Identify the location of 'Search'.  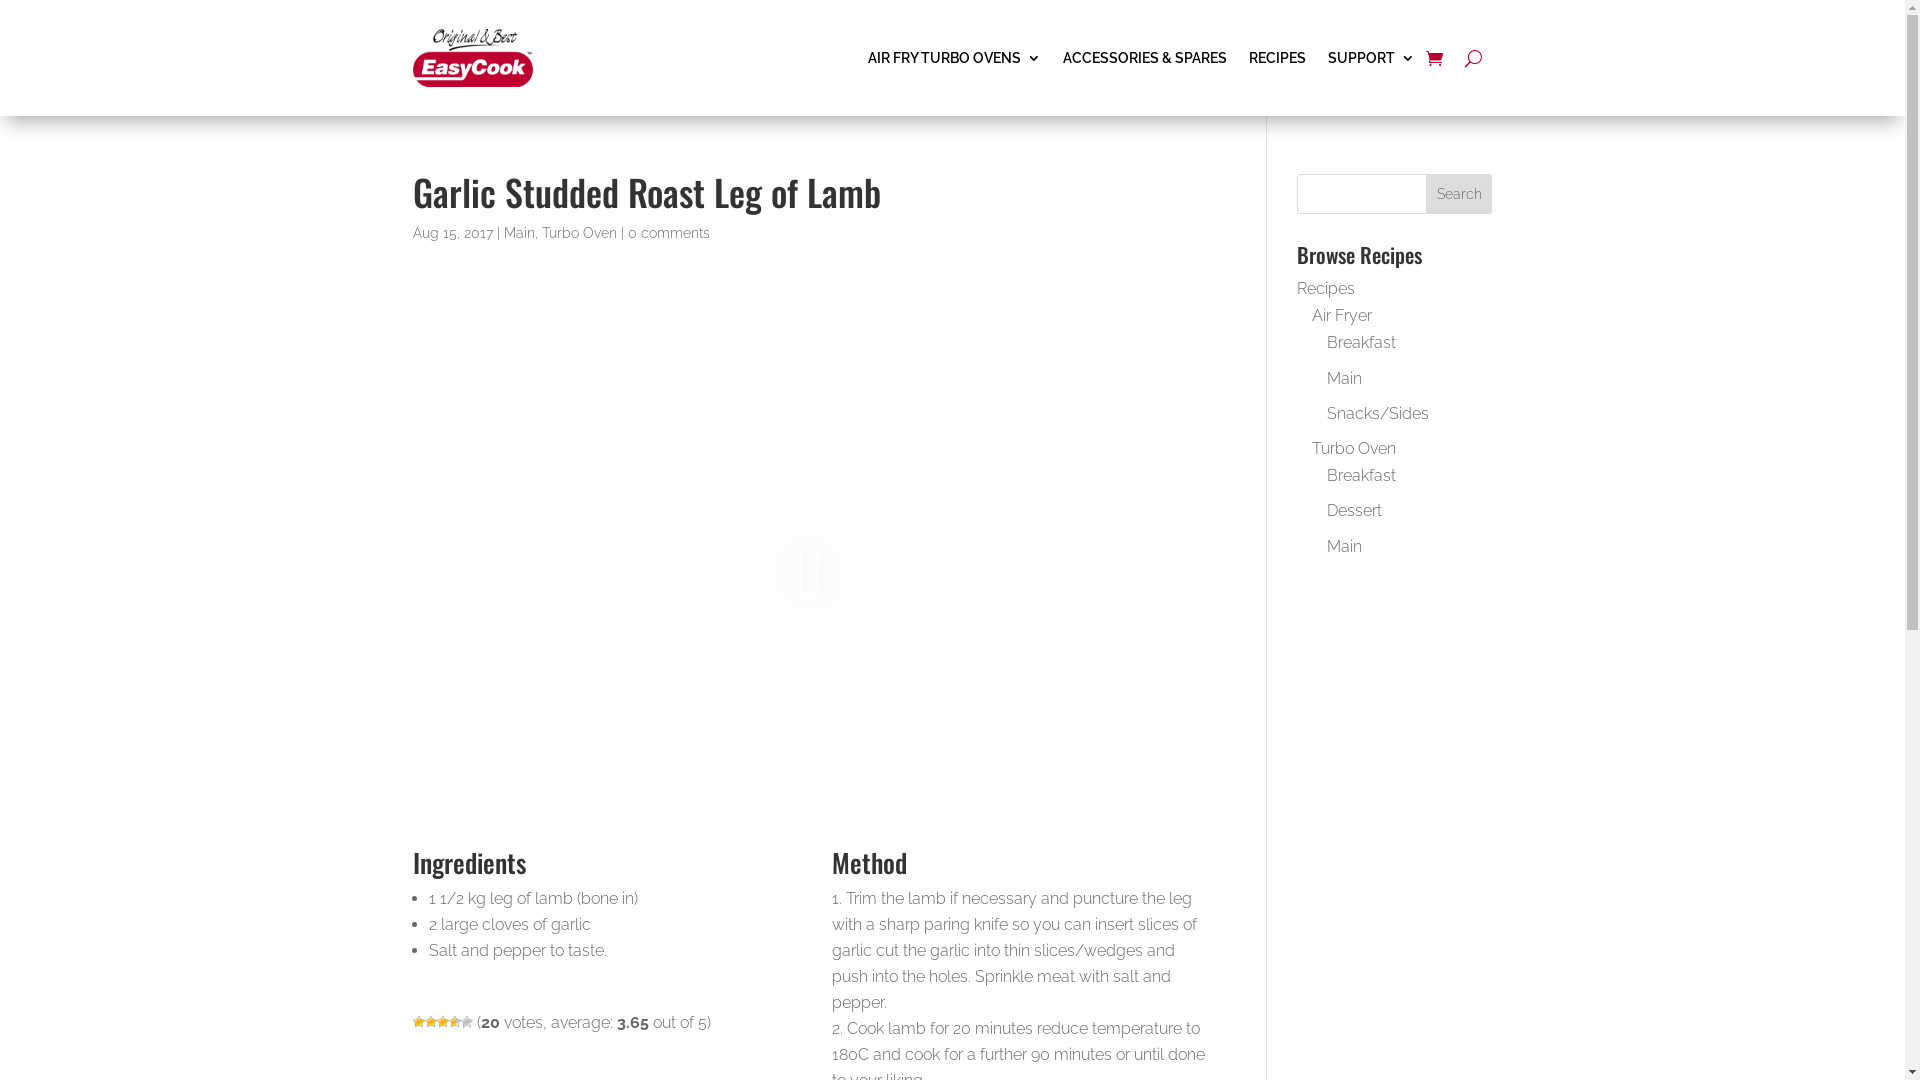
(1459, 193).